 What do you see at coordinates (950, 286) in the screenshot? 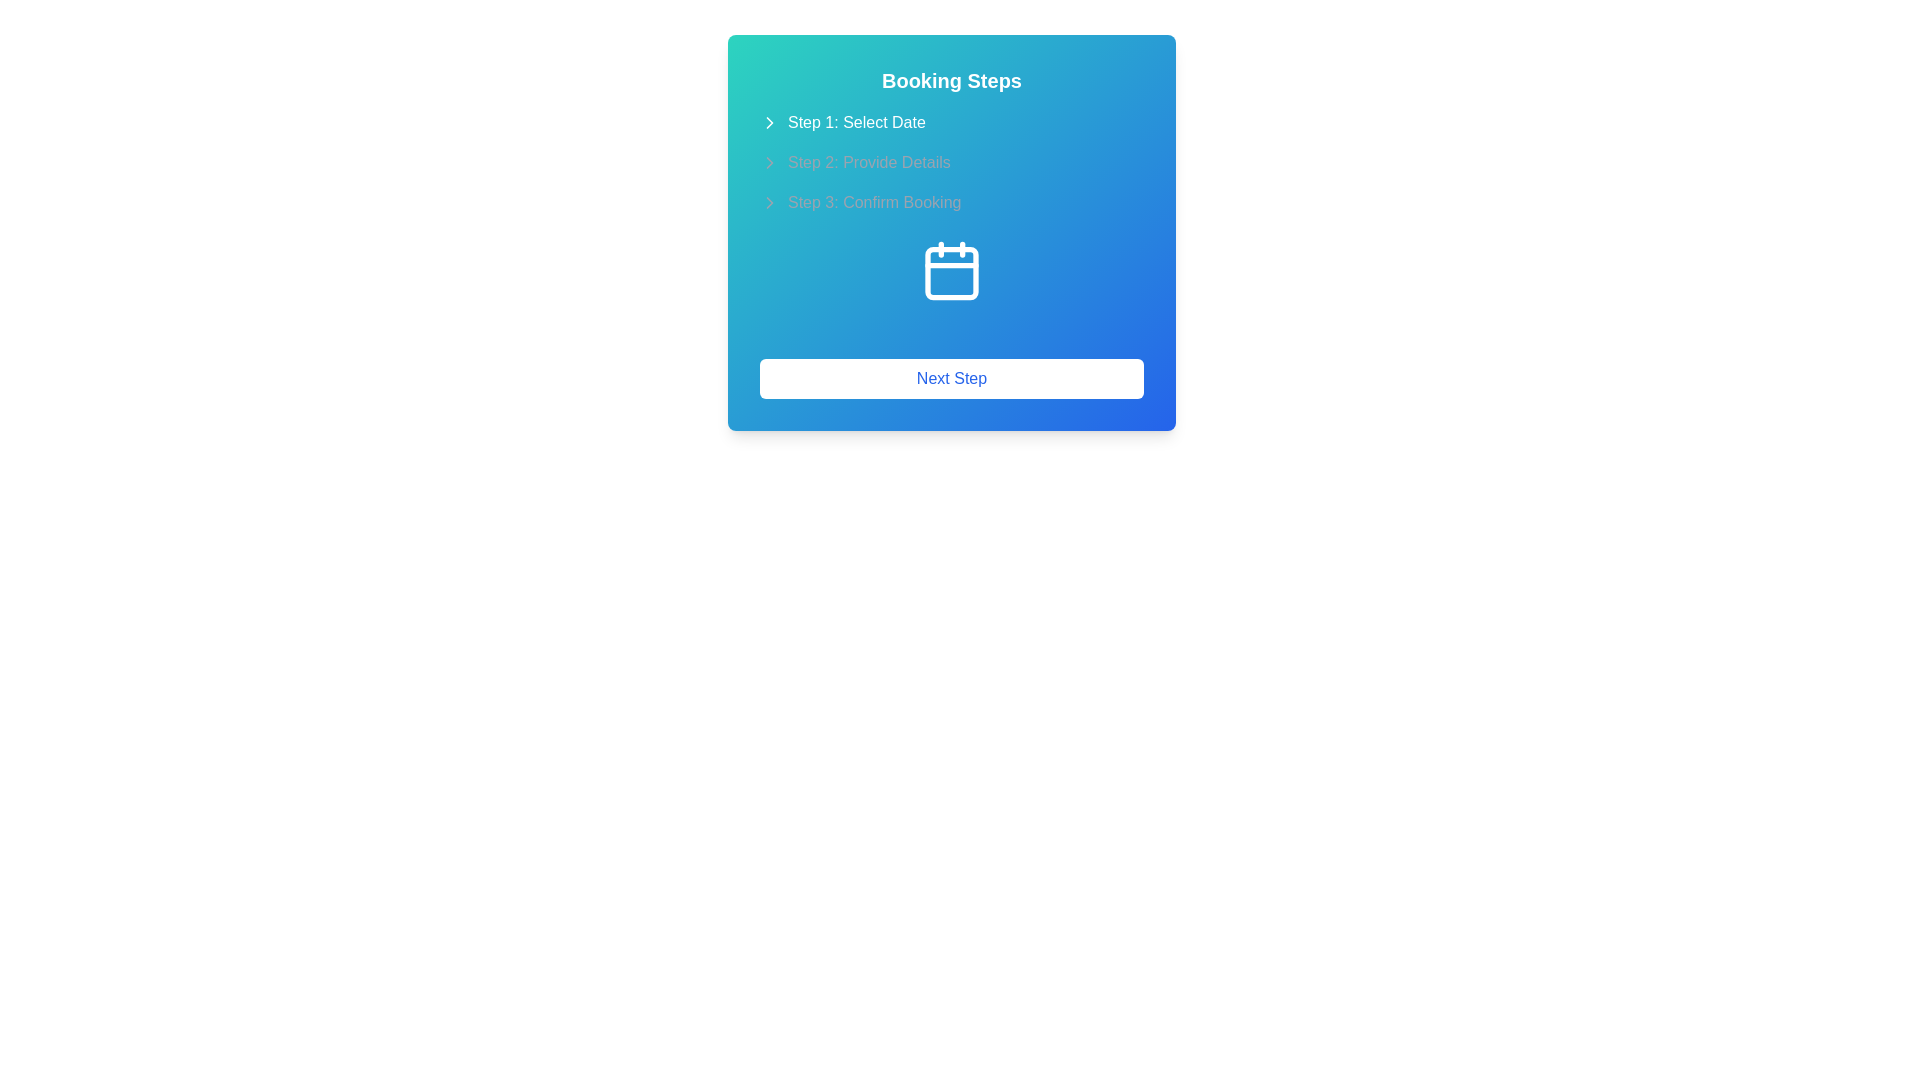
I see `the Decorative icon that represents the 'Select Date' step in the booking process, which is located in the middle of the Booking Steps card` at bounding box center [950, 286].